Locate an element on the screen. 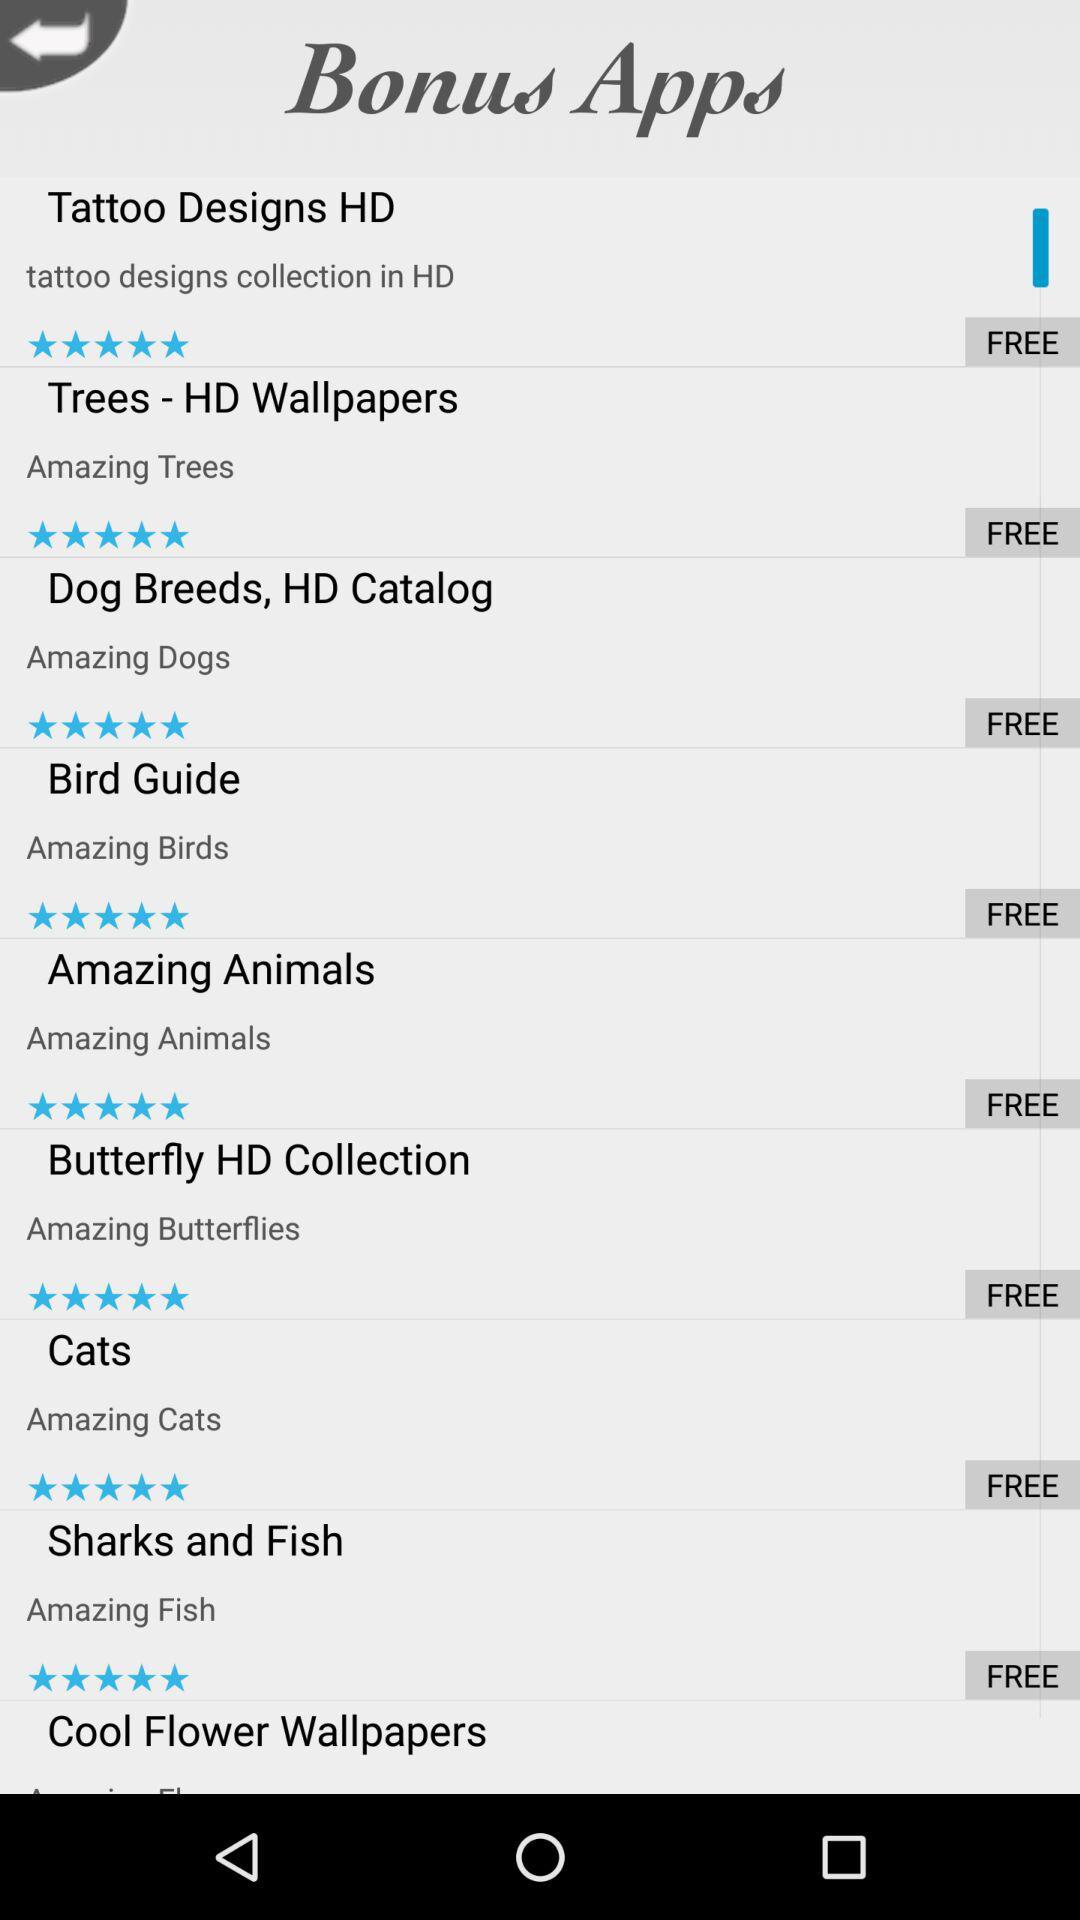 The width and height of the screenshot is (1080, 1920). icon at the top left corner is located at coordinates (68, 51).